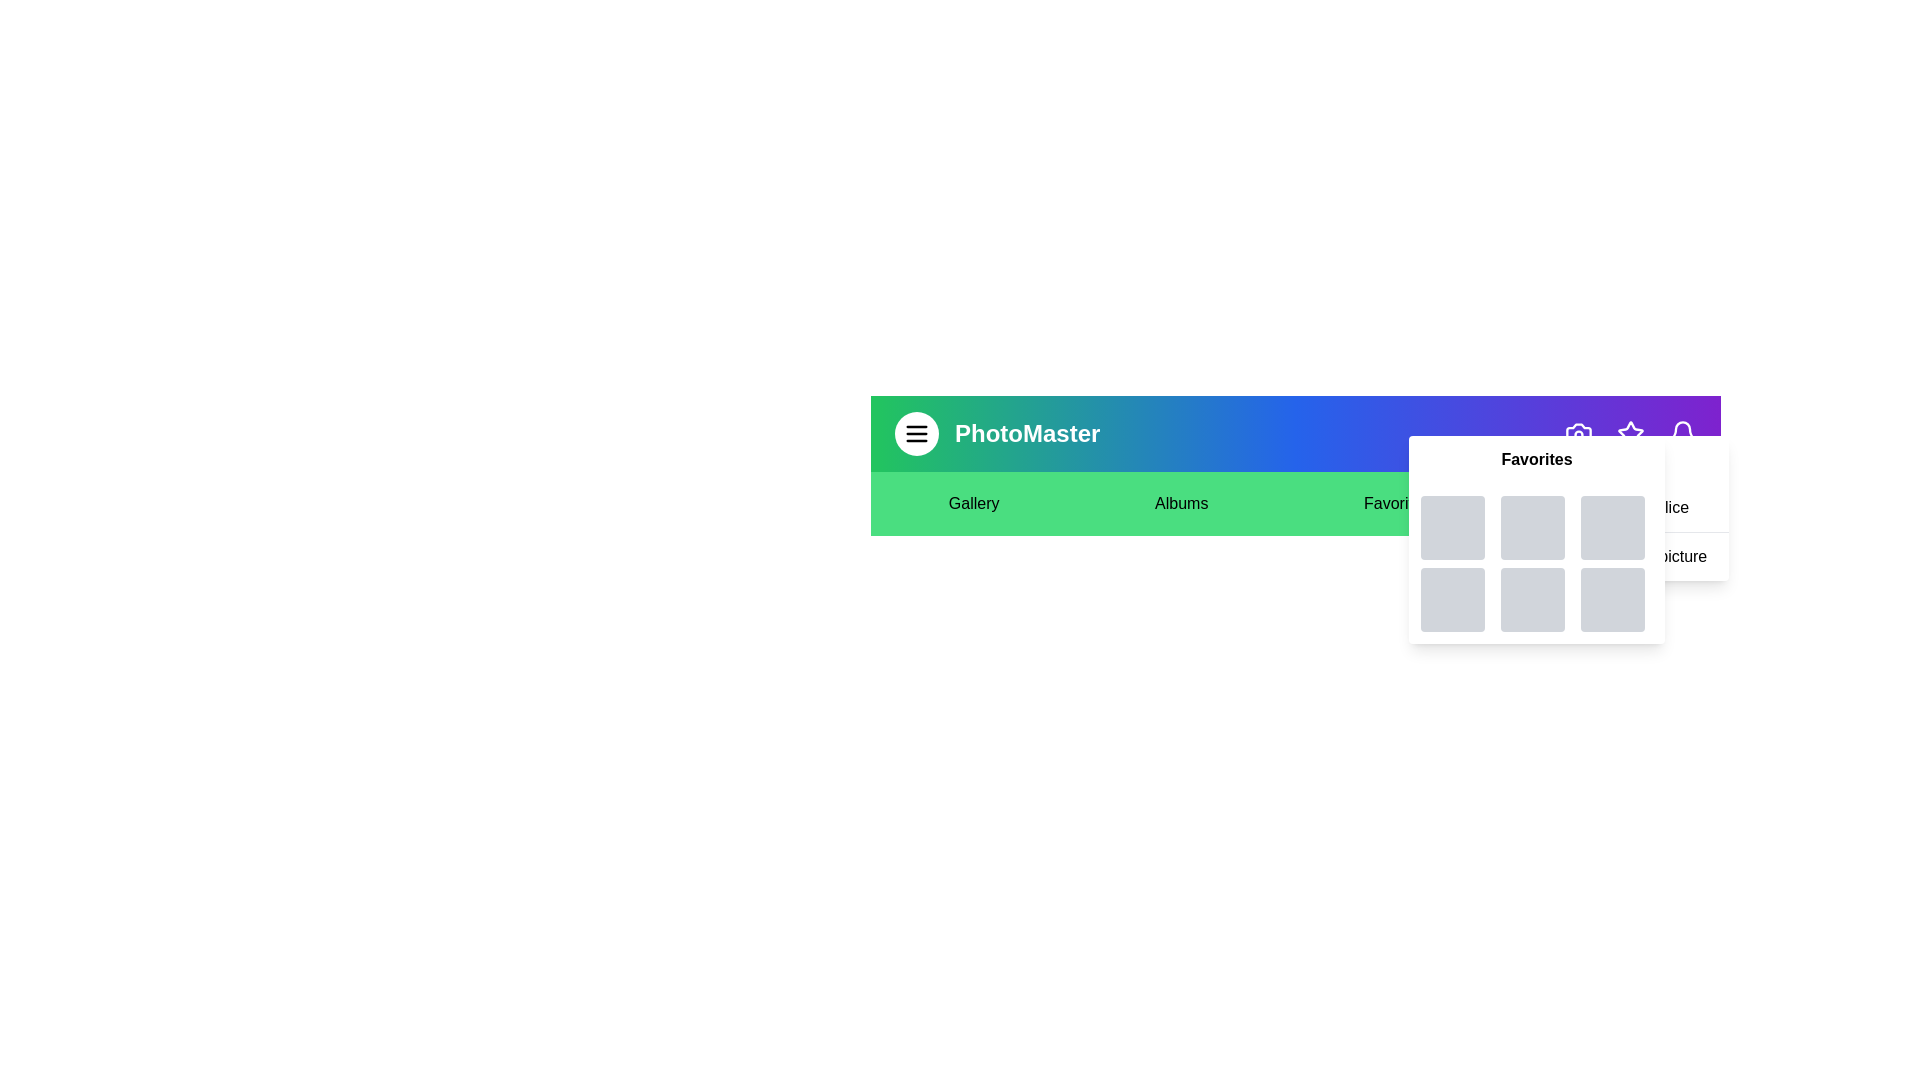 This screenshot has width=1920, height=1080. What do you see at coordinates (1631, 433) in the screenshot?
I see `the 'Star' icon button to toggle the visibility of the favorites section` at bounding box center [1631, 433].